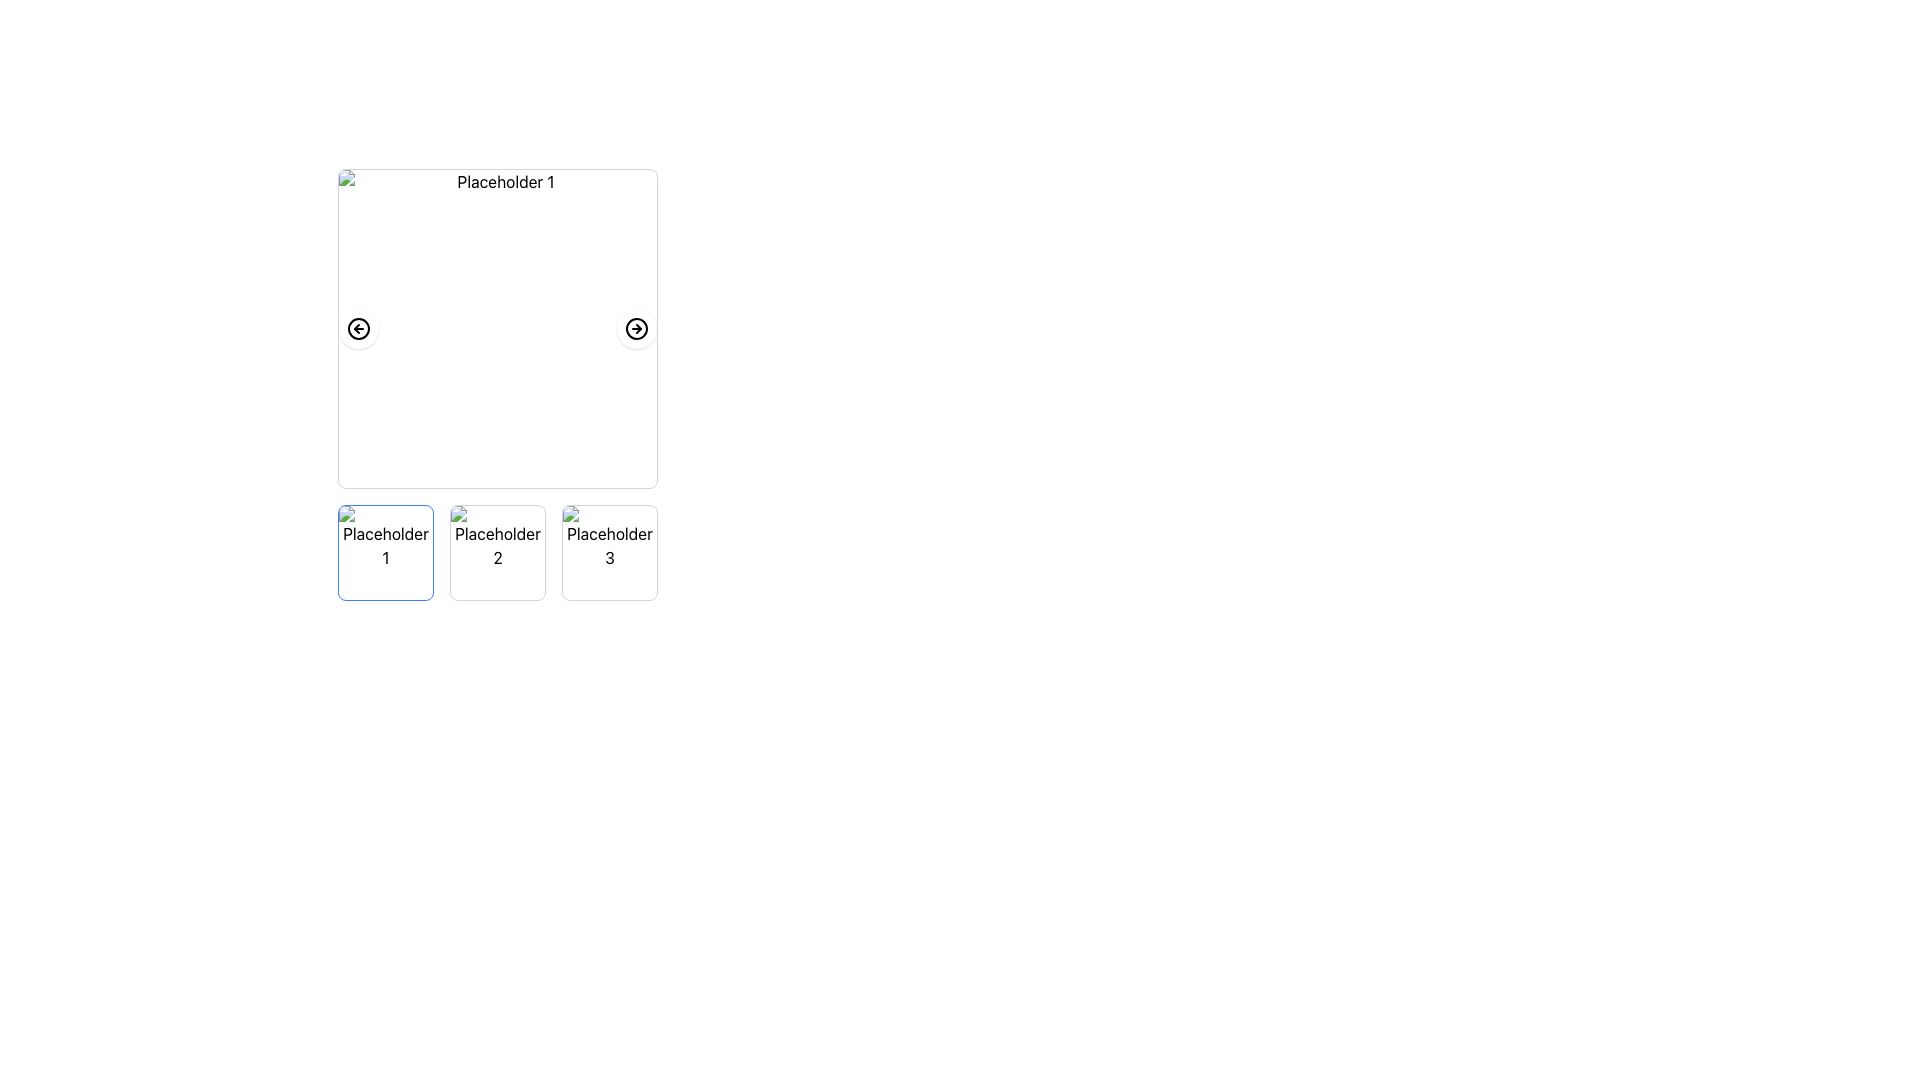 This screenshot has width=1920, height=1080. Describe the element at coordinates (608, 552) in the screenshot. I see `the third image placeholder in the horizontally aligned group of three items below the primary large image` at that location.